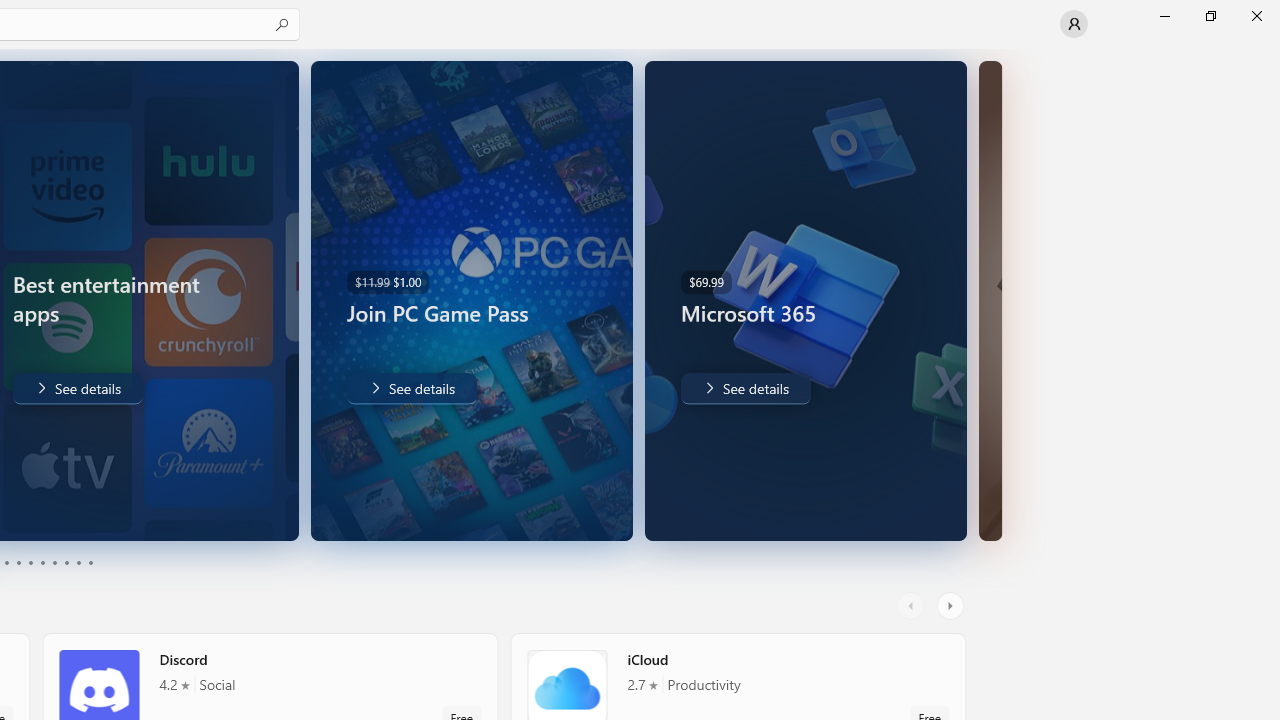 The height and width of the screenshot is (720, 1280). Describe the element at coordinates (78, 563) in the screenshot. I see `'Page 9'` at that location.